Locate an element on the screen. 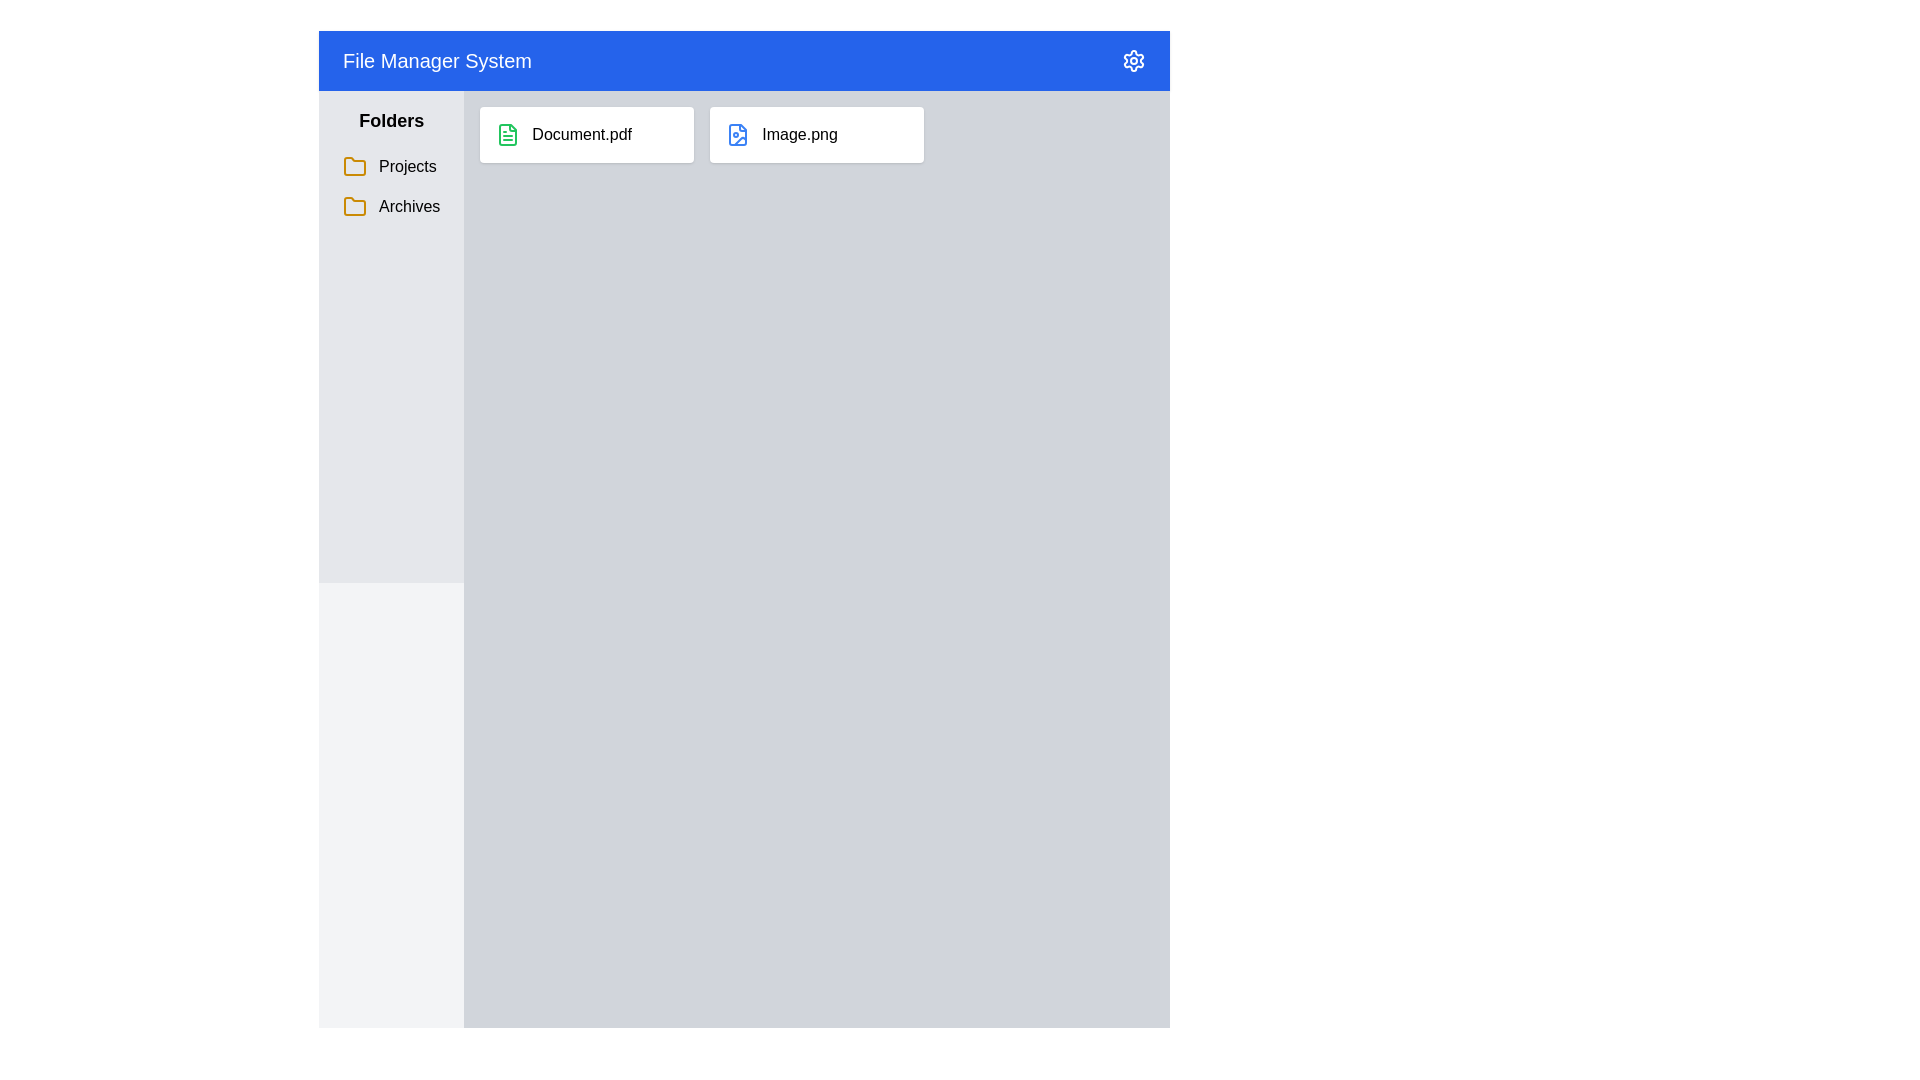 This screenshot has width=1920, height=1080. the 'Projects' text label in the file navigation section is located at coordinates (406, 165).